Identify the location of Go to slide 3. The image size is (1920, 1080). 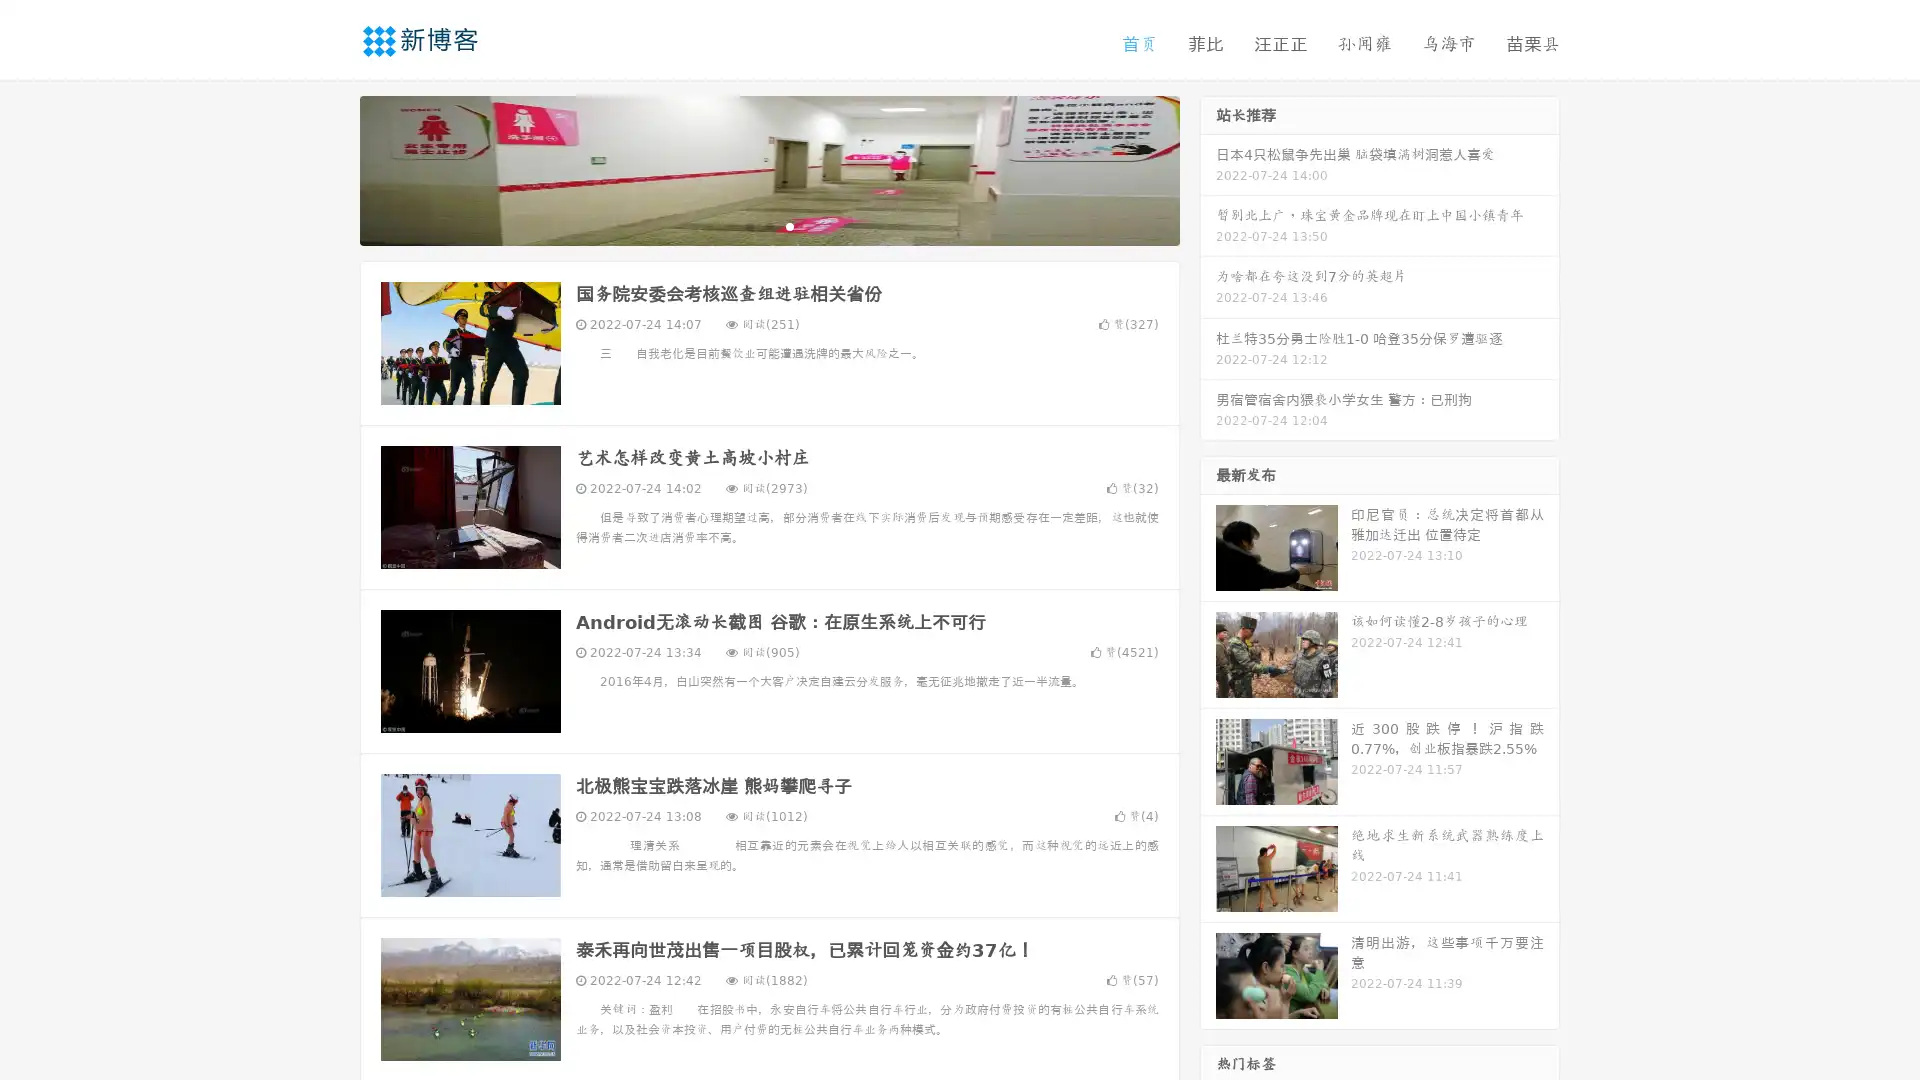
(789, 225).